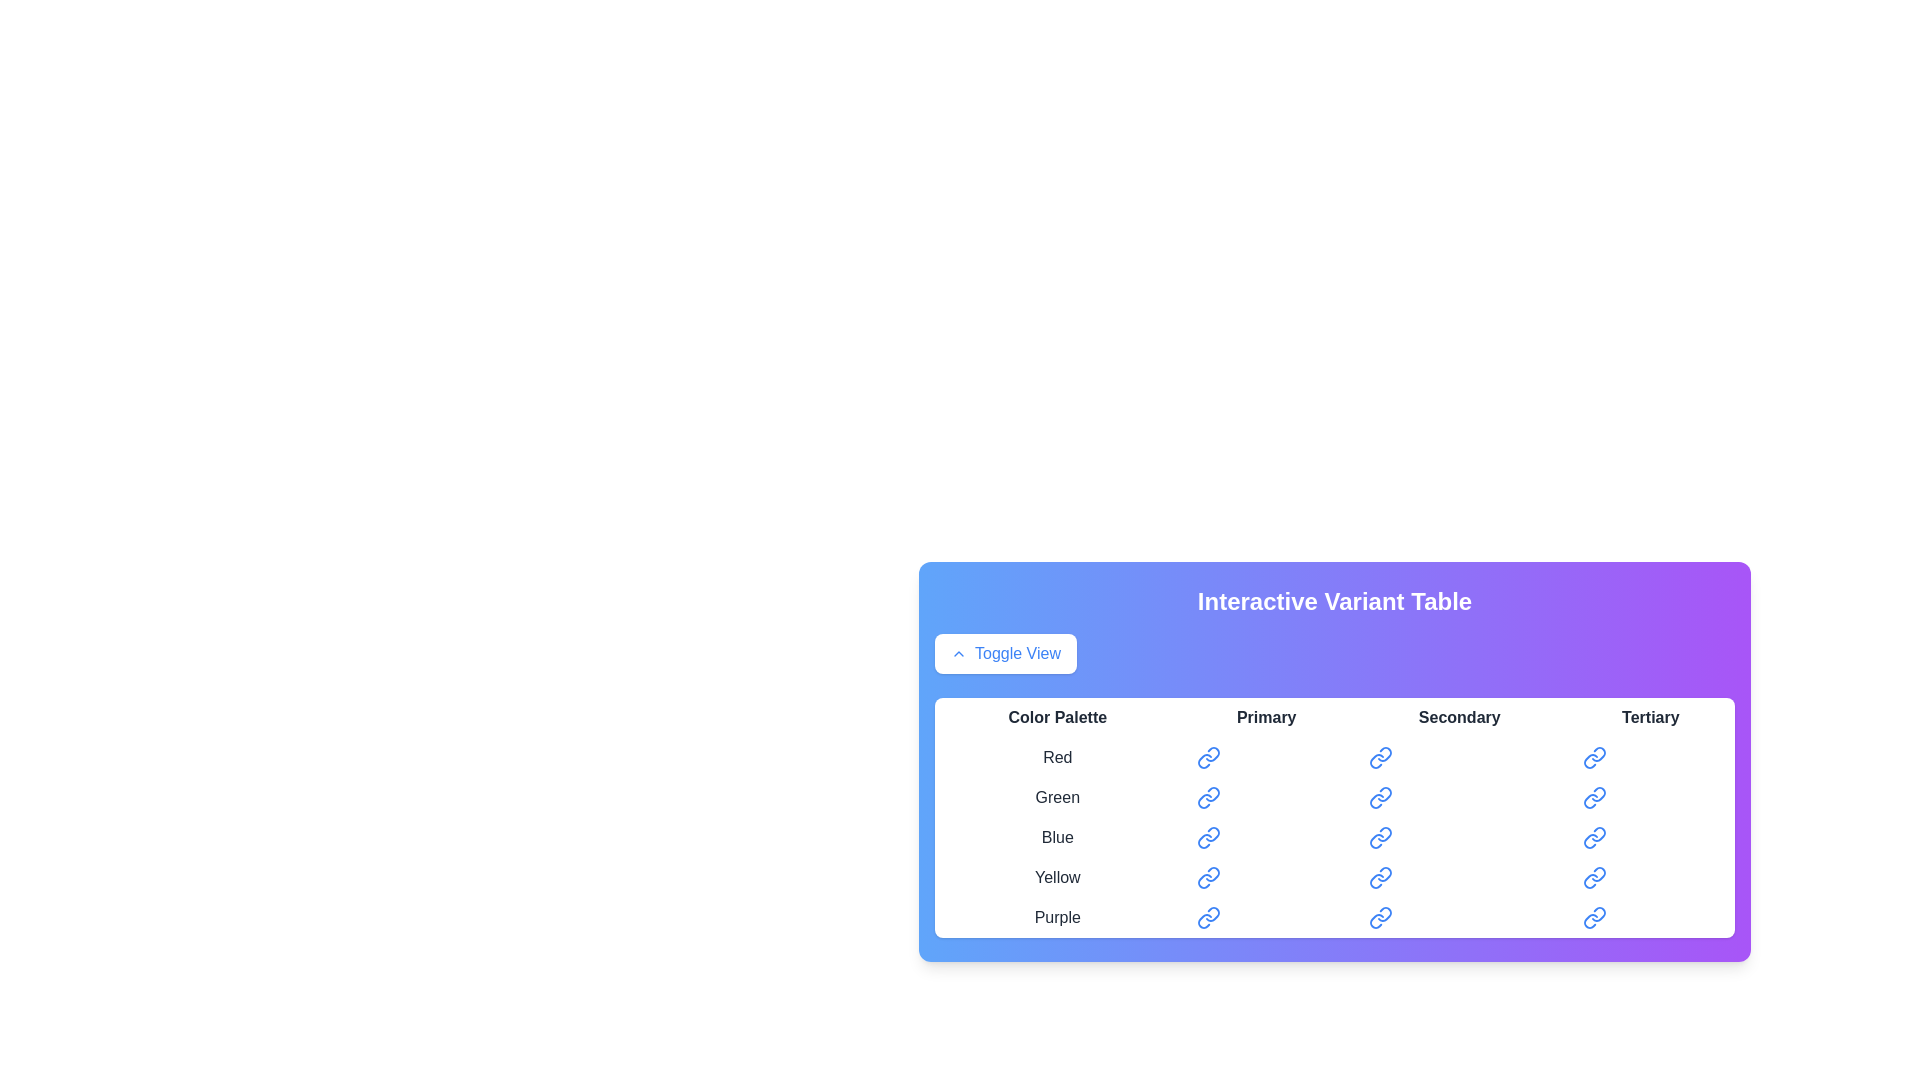 This screenshot has width=1920, height=1080. I want to click on the vector graphic icon in the 'Interactive Variant Table' associated with the 'Purple' color palette under the 'Secondary' column, so click(1383, 914).